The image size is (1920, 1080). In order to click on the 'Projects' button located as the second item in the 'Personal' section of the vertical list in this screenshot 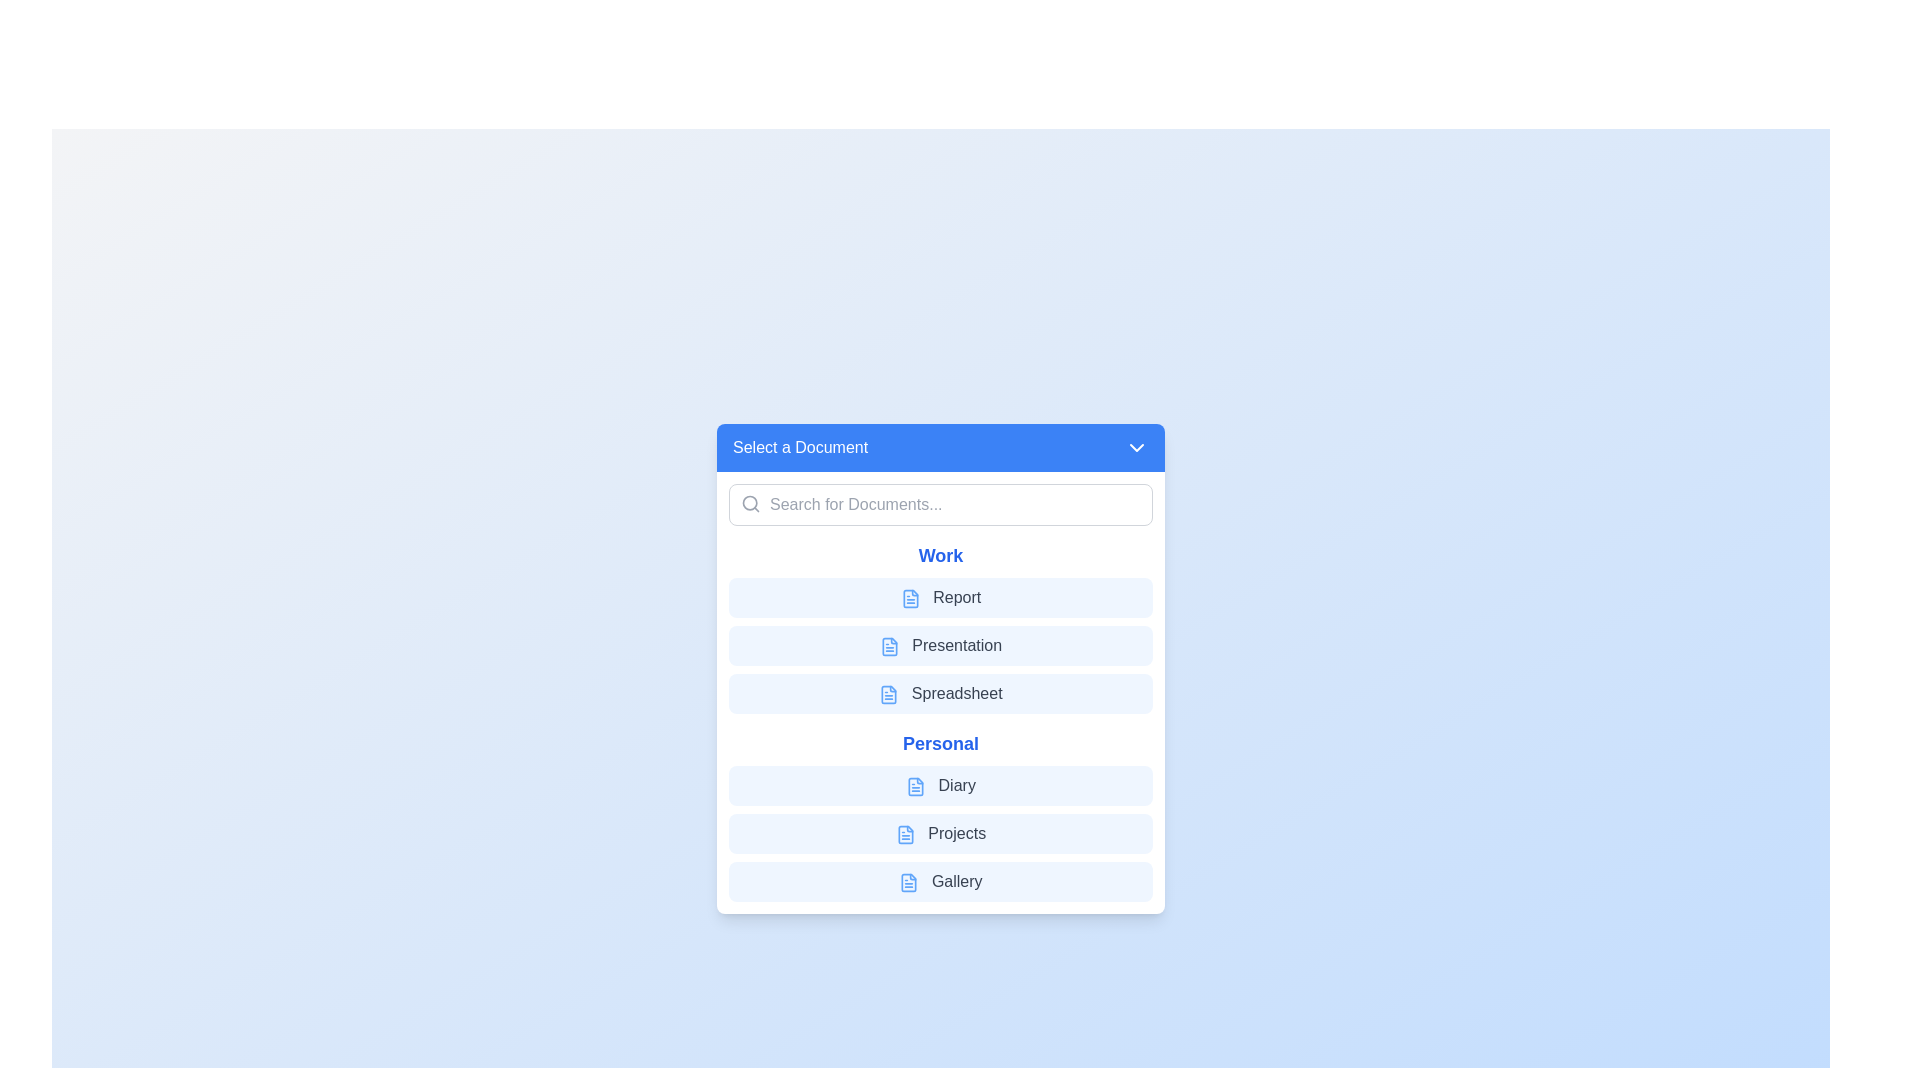, I will do `click(939, 833)`.